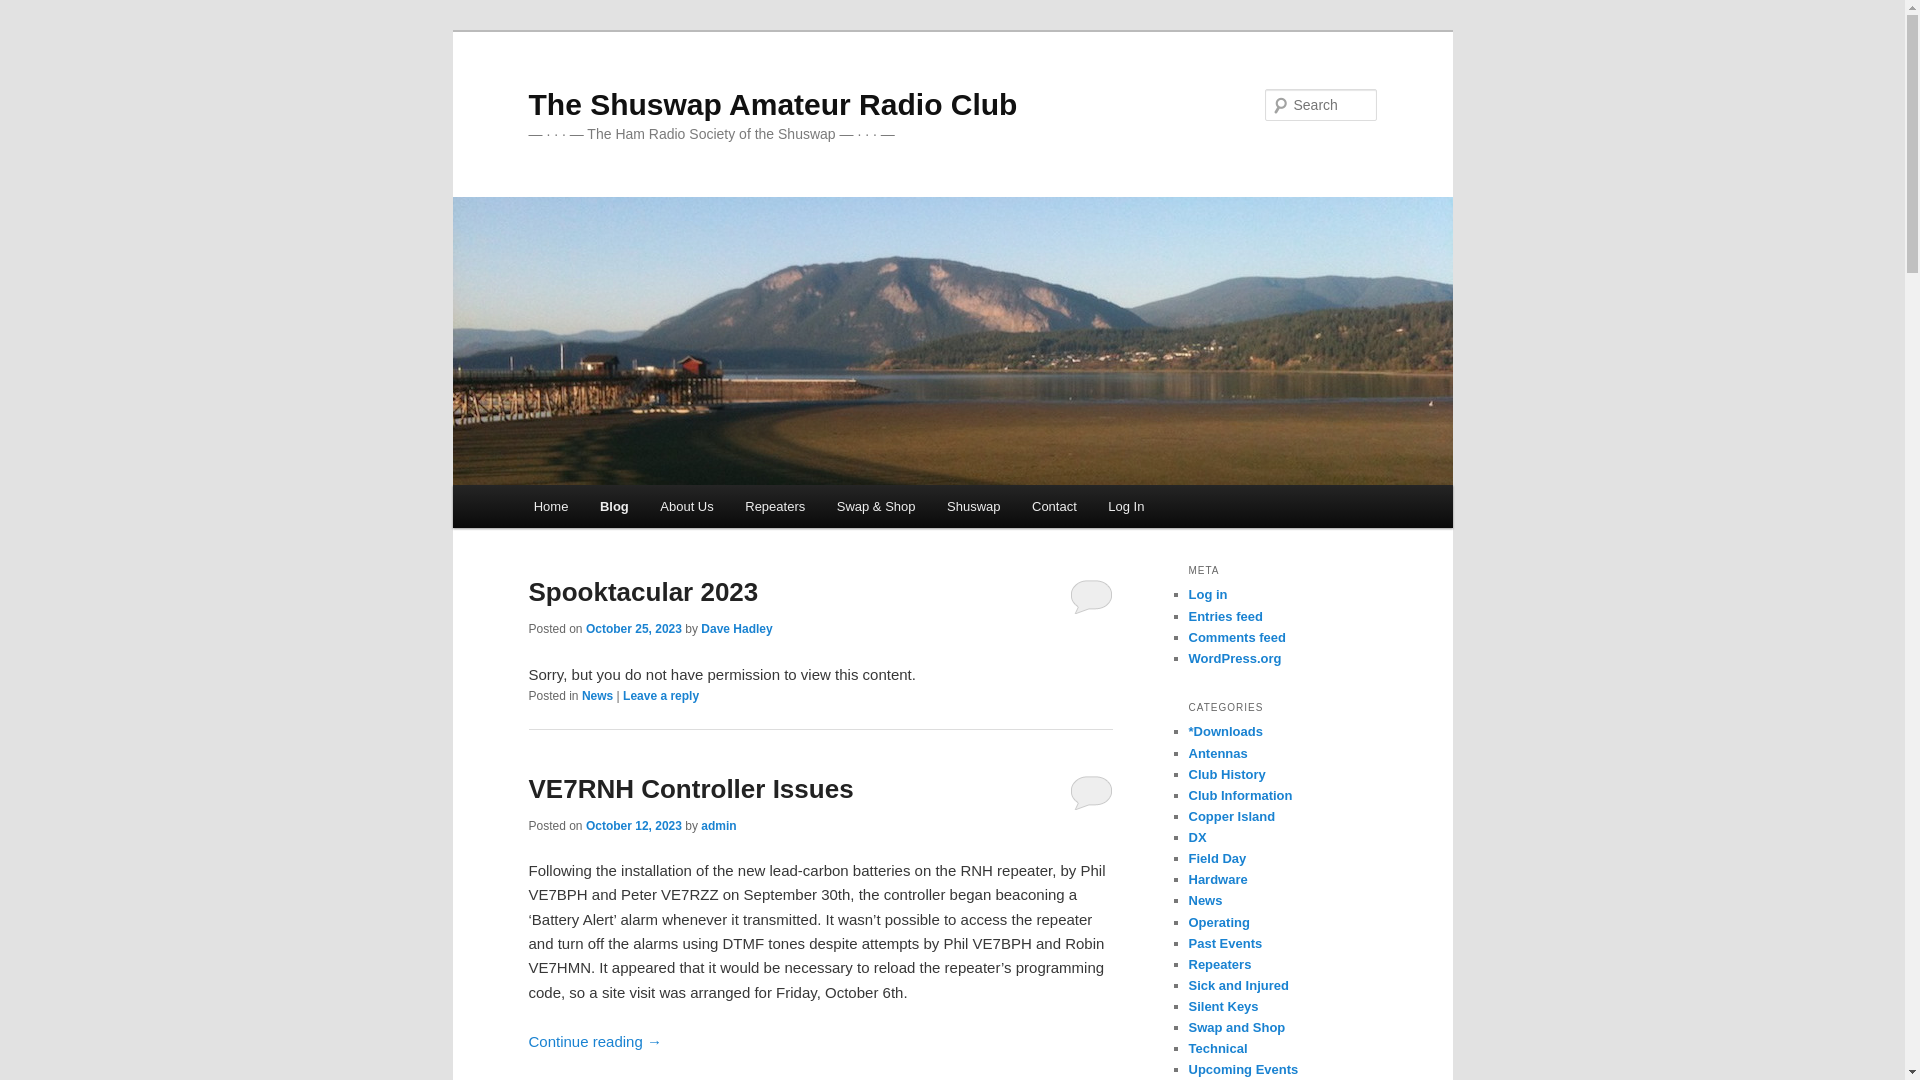 This screenshot has height=1080, width=1920. Describe the element at coordinates (1196, 837) in the screenshot. I see `'DX'` at that location.